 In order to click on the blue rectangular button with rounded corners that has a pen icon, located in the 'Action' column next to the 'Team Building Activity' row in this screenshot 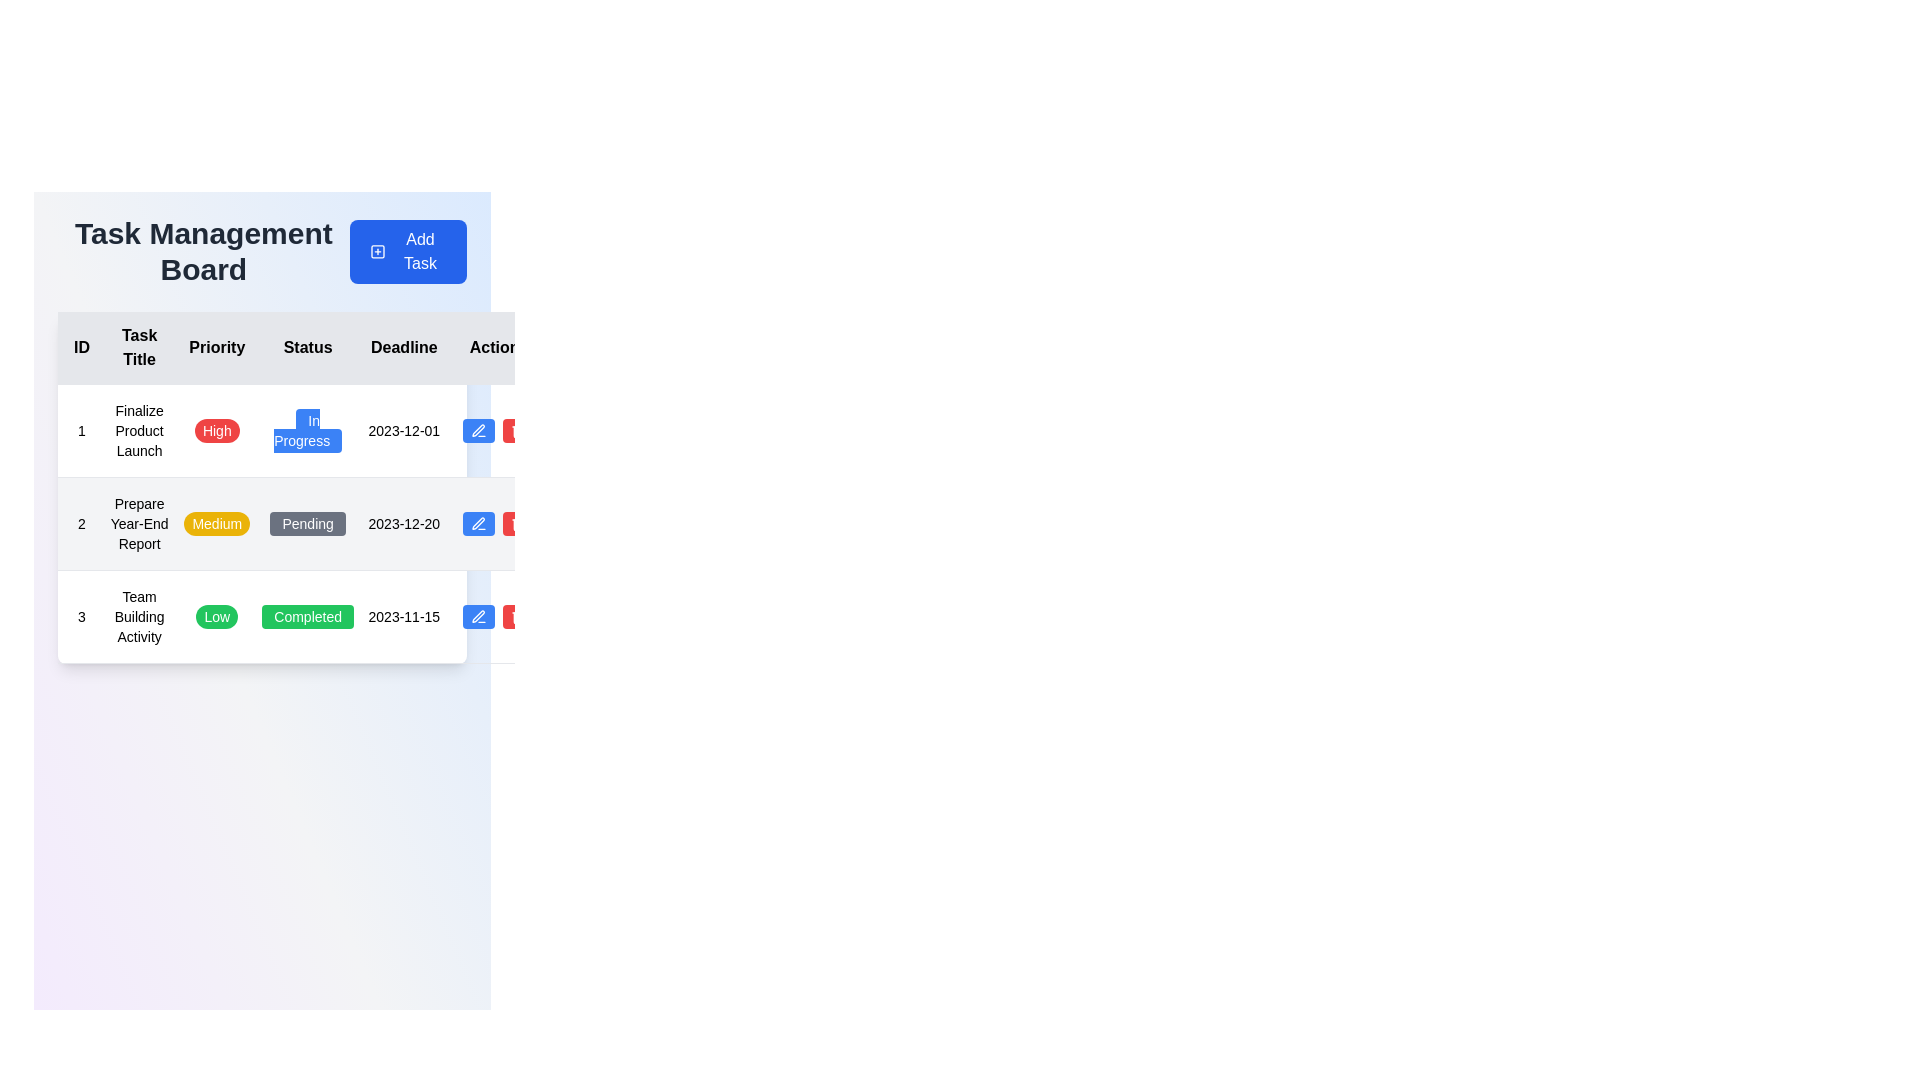, I will do `click(478, 616)`.